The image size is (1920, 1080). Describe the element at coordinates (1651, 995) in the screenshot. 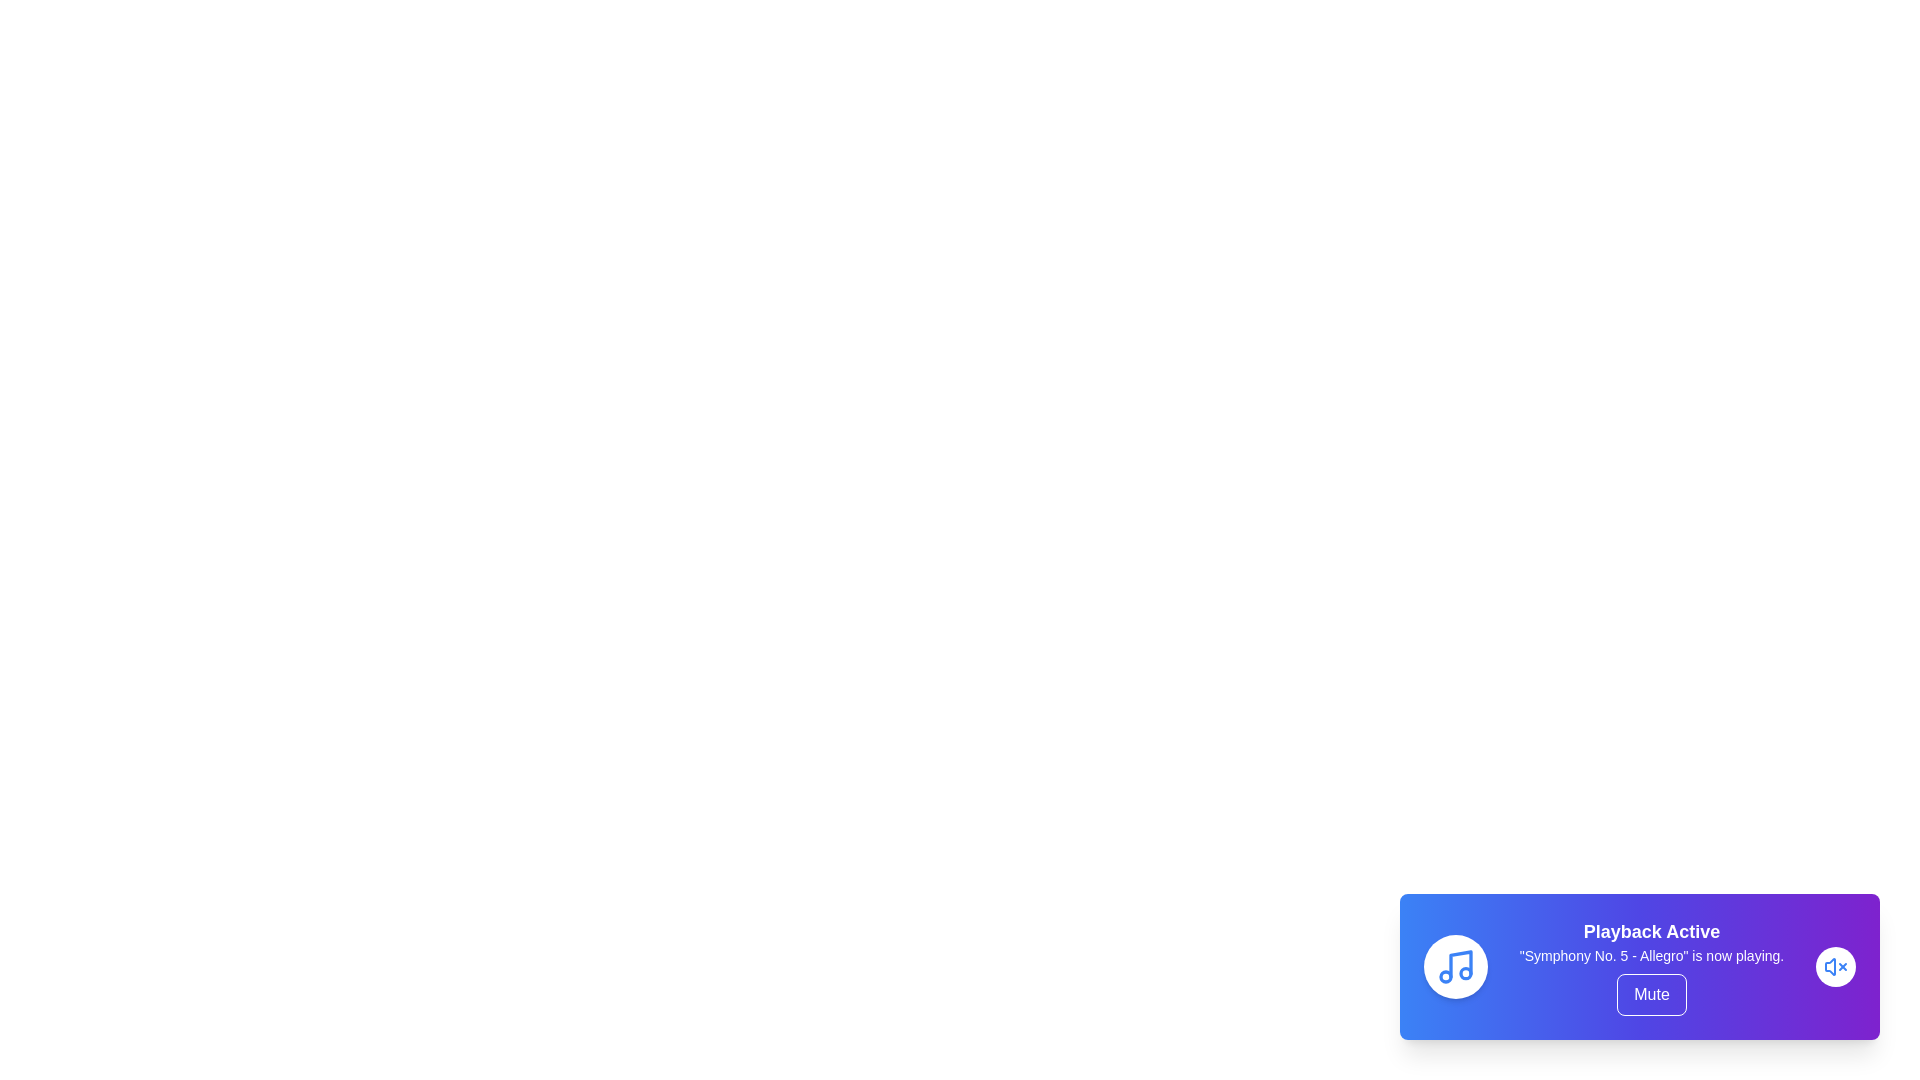

I see `the mute/unmute button to toggle the sound state` at that location.